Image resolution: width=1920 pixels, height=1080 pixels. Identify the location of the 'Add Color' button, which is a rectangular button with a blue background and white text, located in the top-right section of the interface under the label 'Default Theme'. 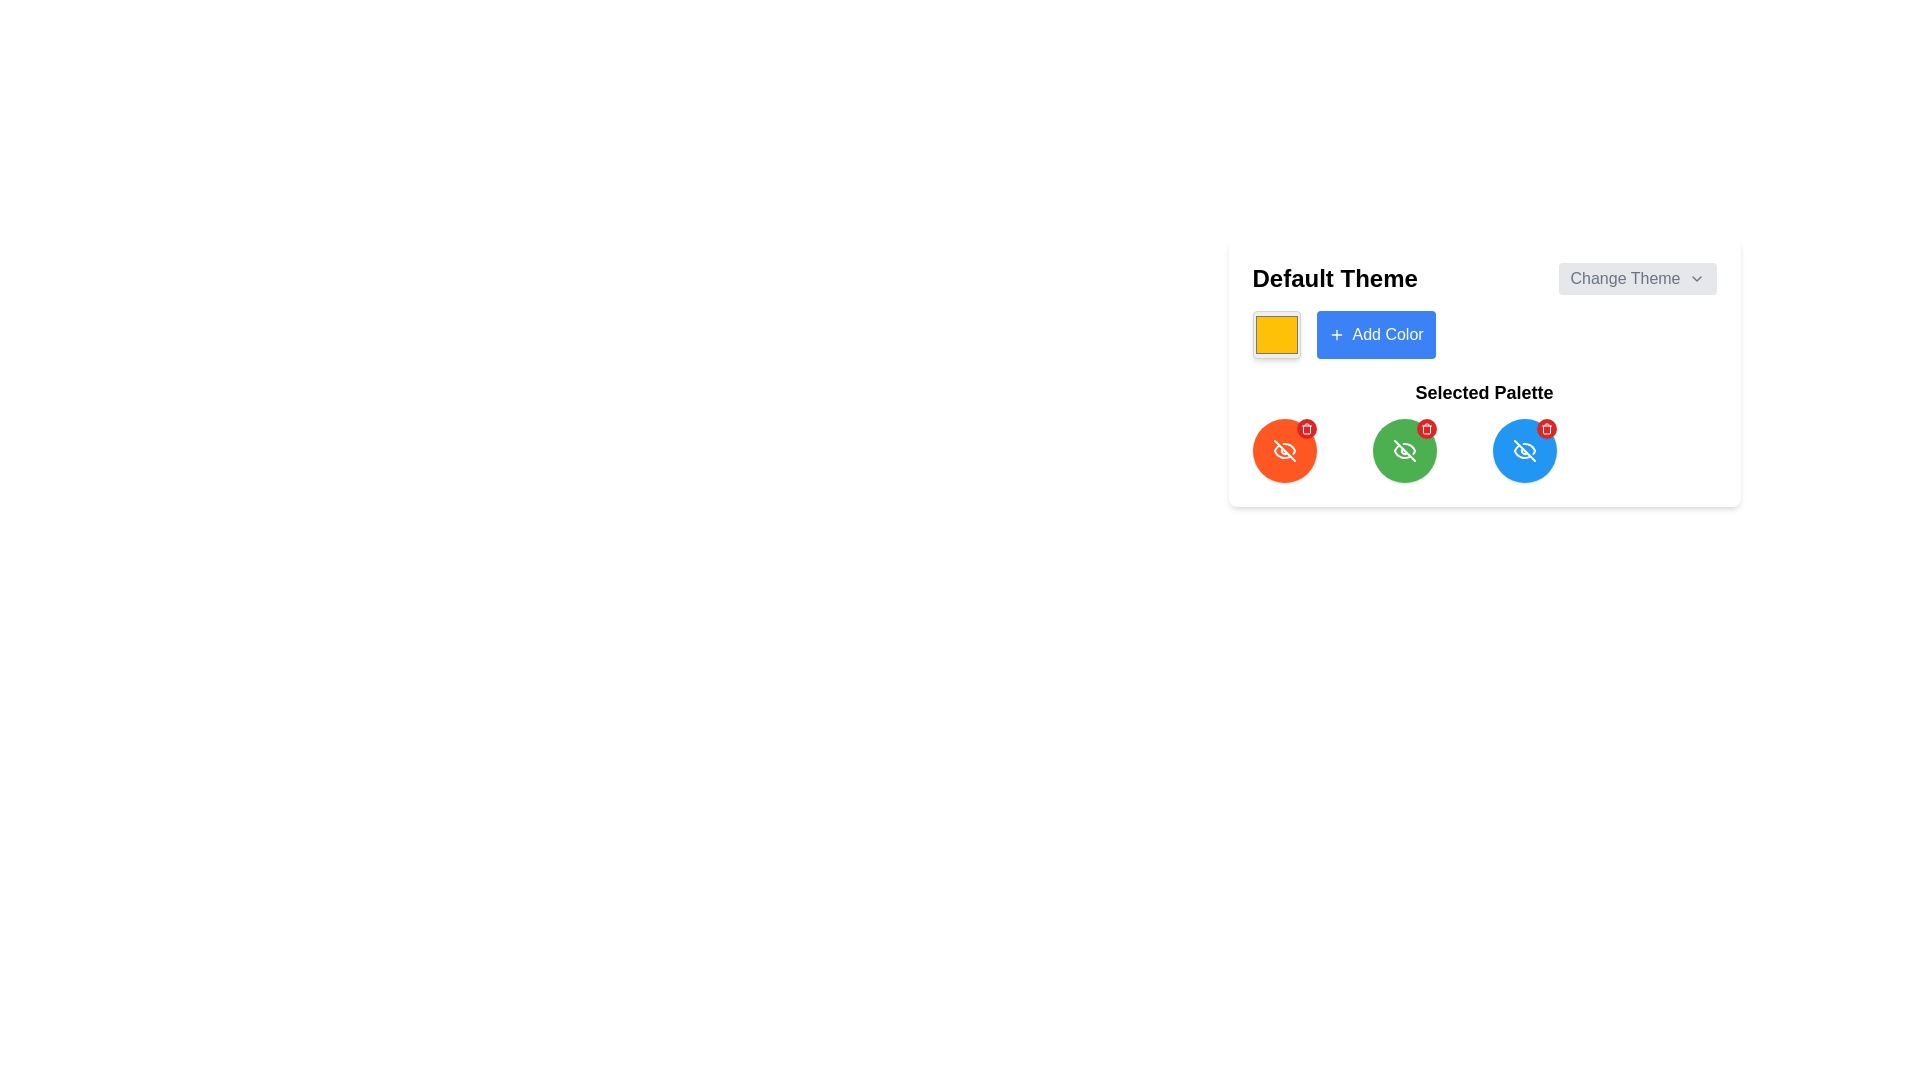
(1375, 334).